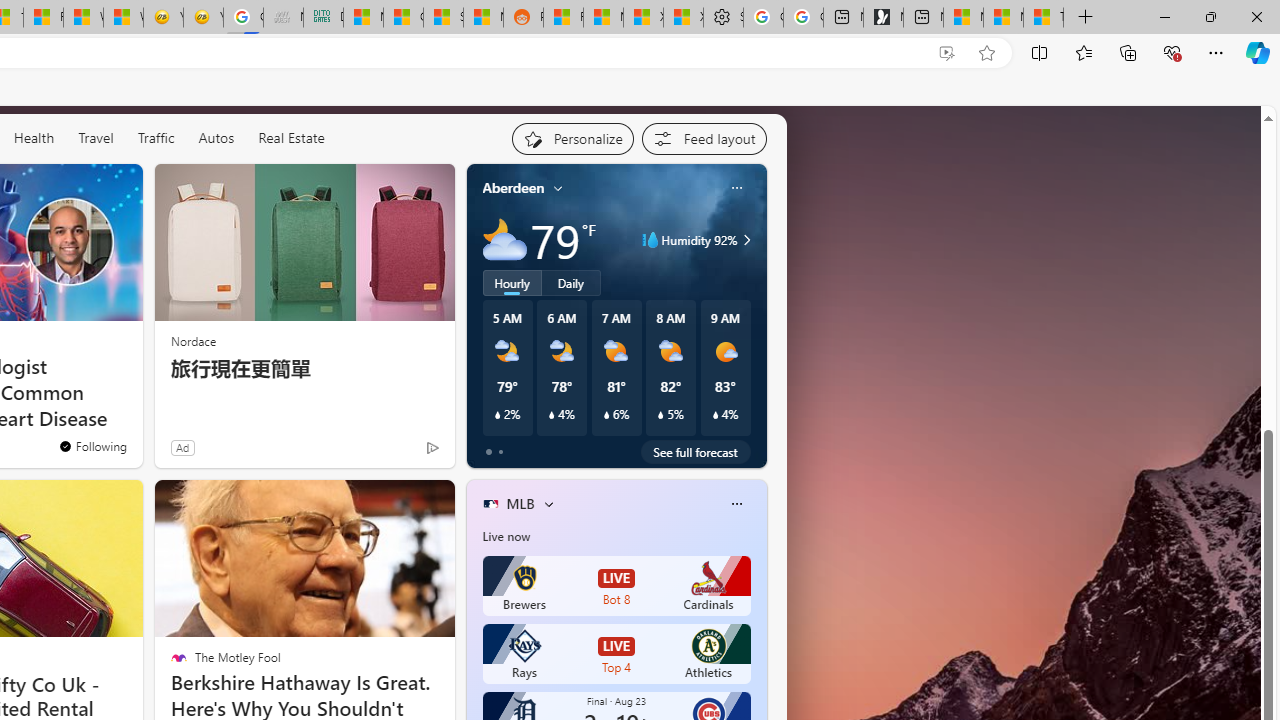 The width and height of the screenshot is (1280, 720). I want to click on 'Aberdeen', so click(513, 188).